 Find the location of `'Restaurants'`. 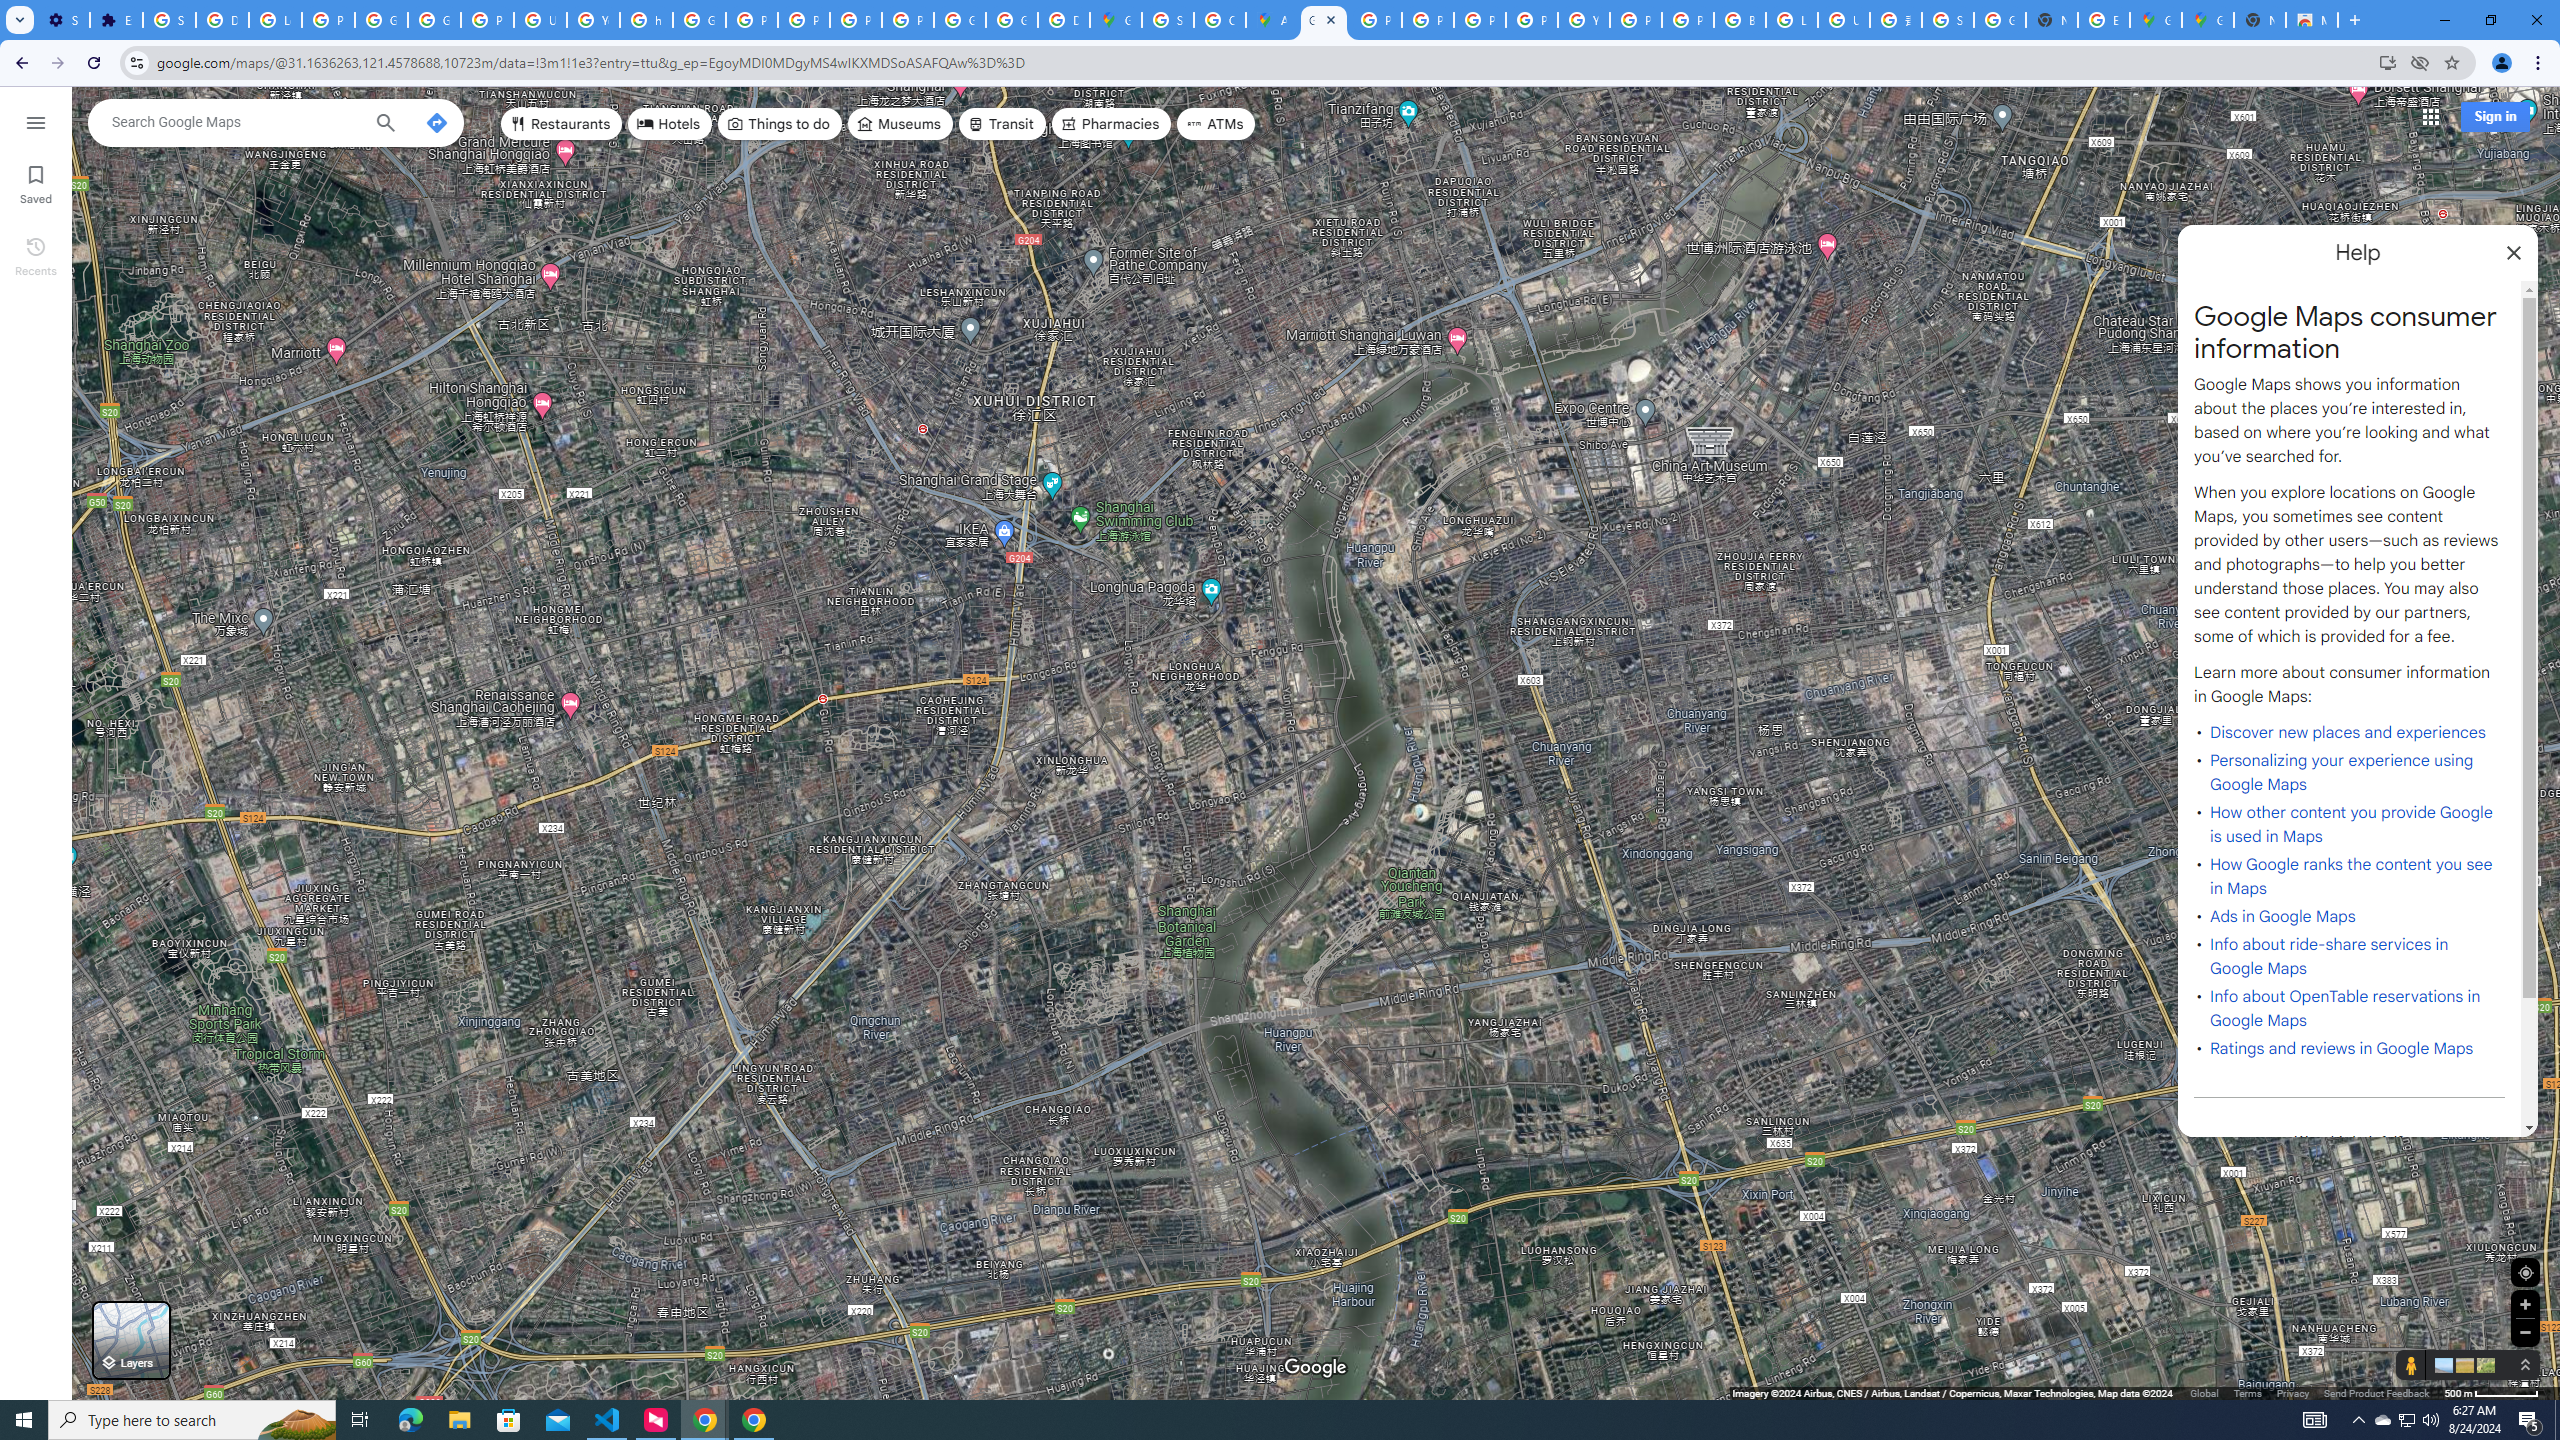

'Restaurants' is located at coordinates (560, 122).